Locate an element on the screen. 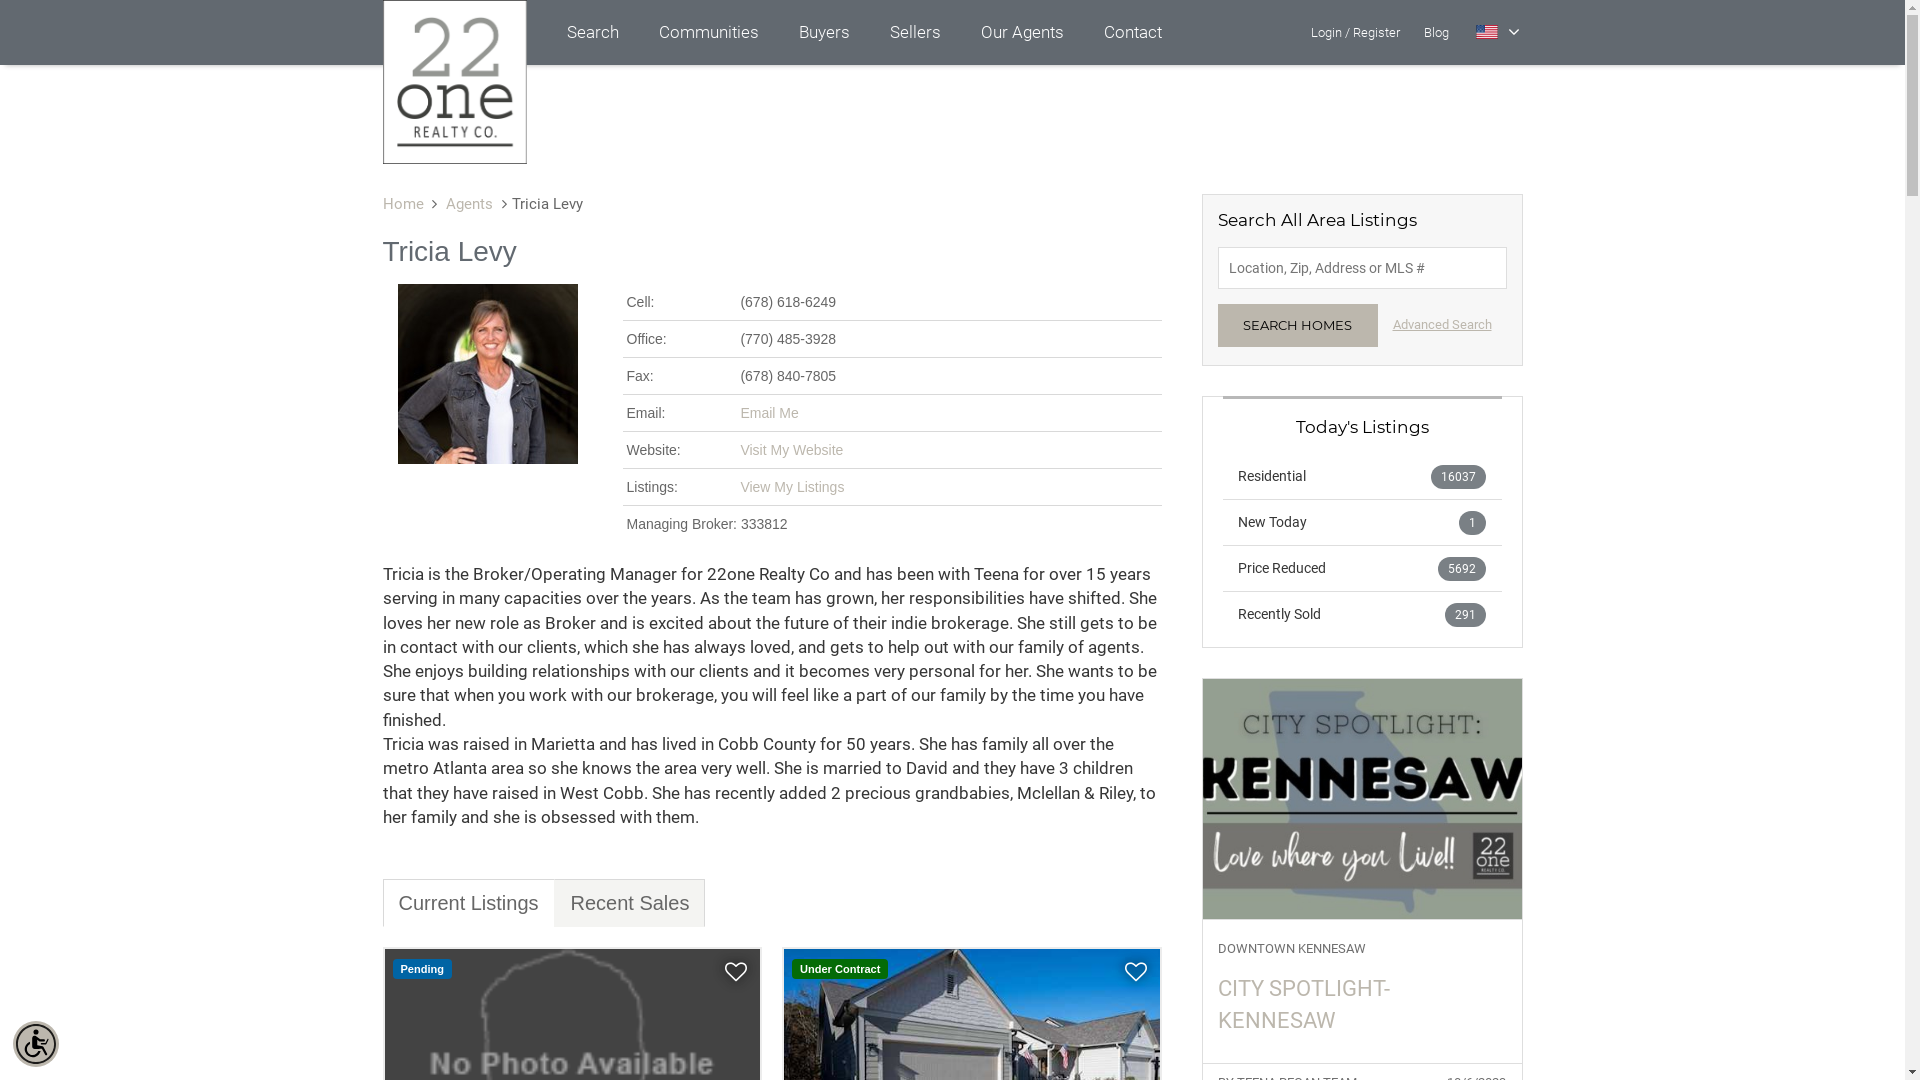  'Select Language' is located at coordinates (1497, 32).